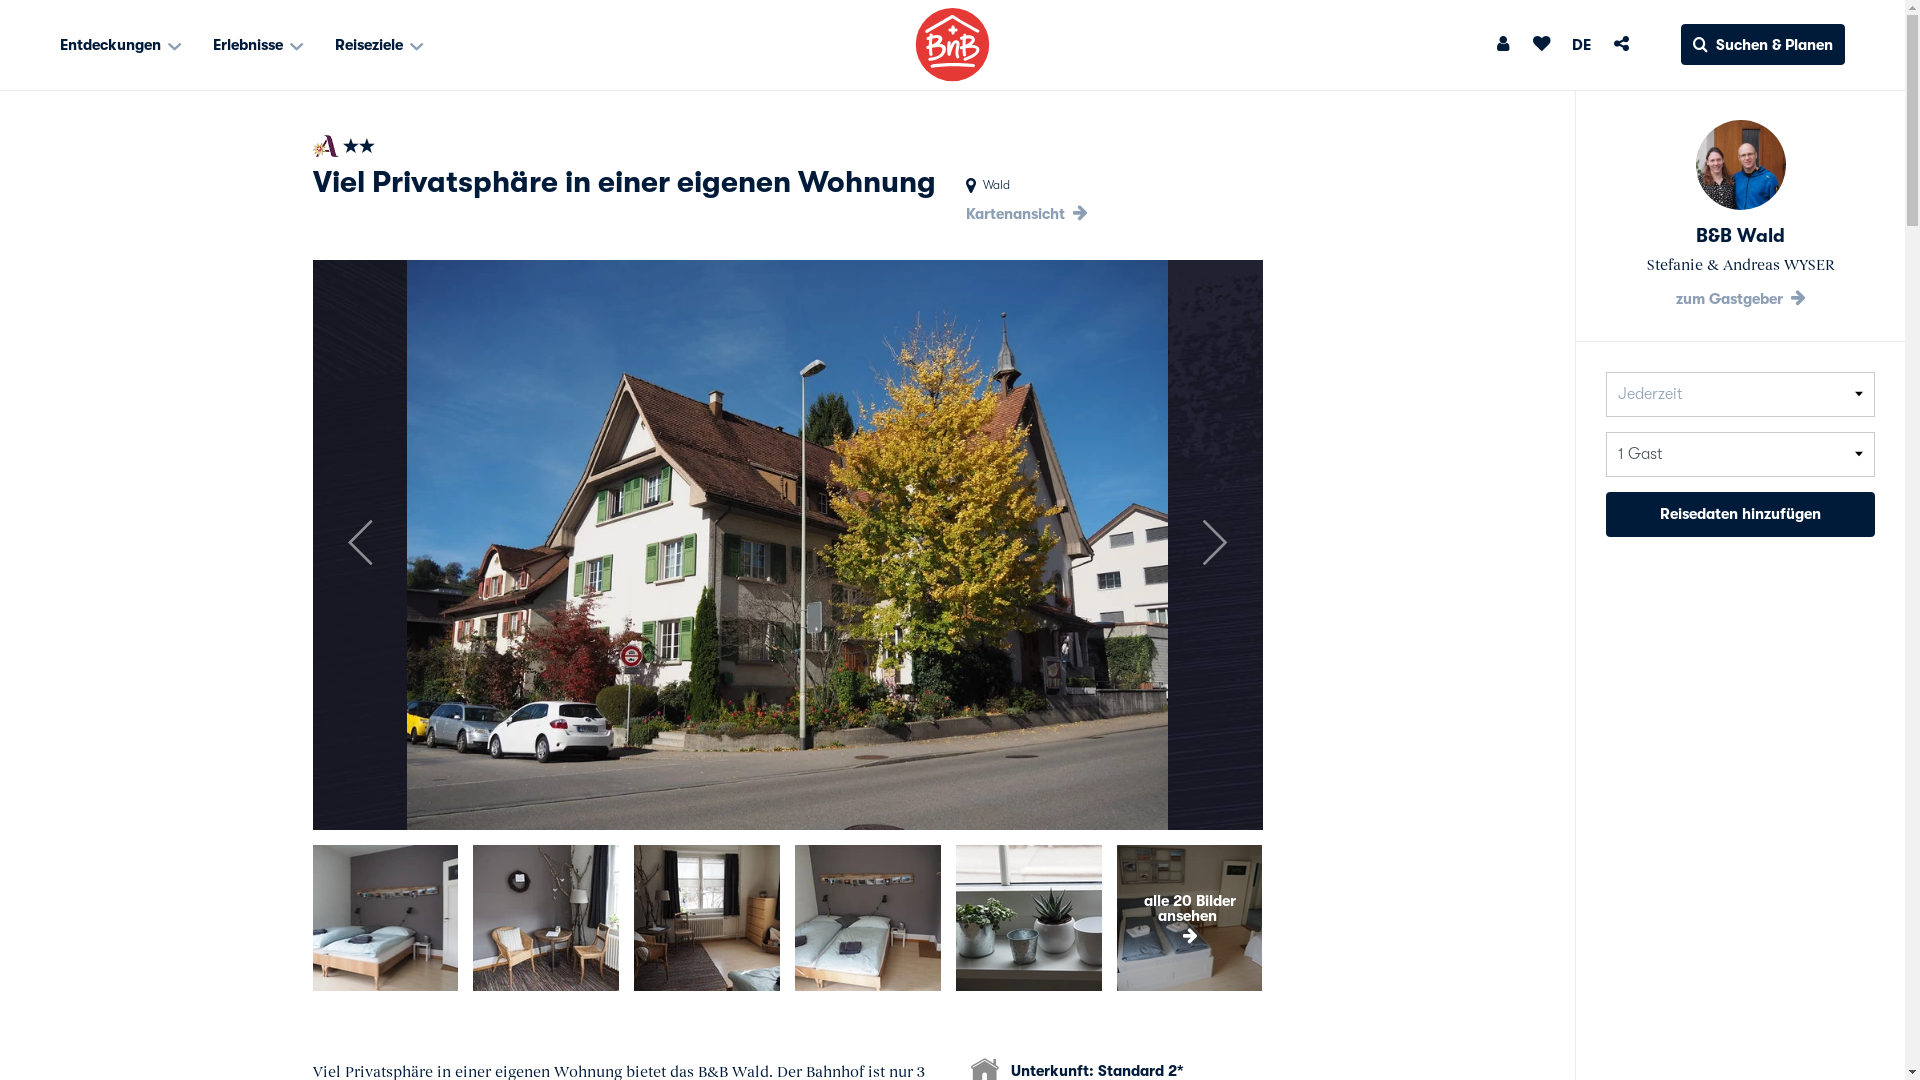 The width and height of the screenshot is (1920, 1080). What do you see at coordinates (1739, 299) in the screenshot?
I see `'zum Gastgeber '` at bounding box center [1739, 299].